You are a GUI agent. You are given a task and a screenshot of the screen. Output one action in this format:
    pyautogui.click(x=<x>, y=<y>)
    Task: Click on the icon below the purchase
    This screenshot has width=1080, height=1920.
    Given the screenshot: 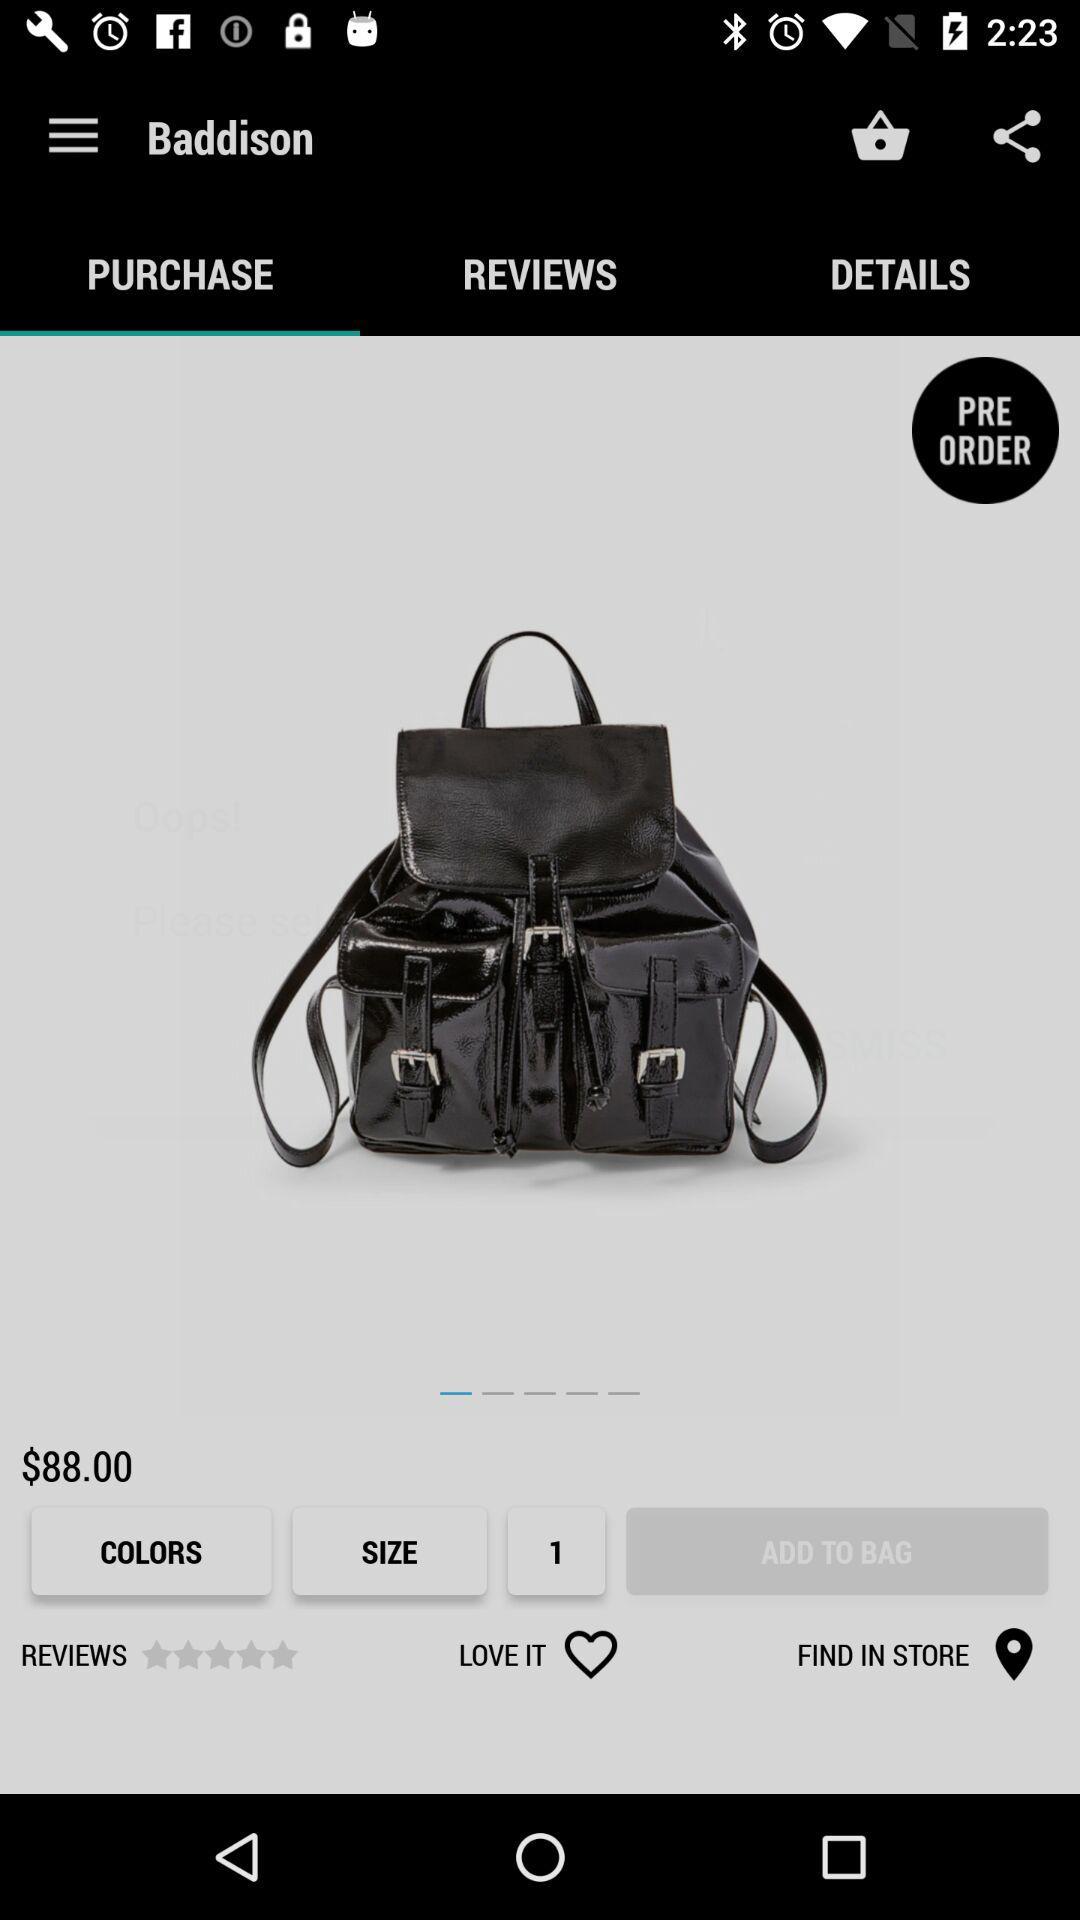 What is the action you would take?
    pyautogui.click(x=540, y=876)
    